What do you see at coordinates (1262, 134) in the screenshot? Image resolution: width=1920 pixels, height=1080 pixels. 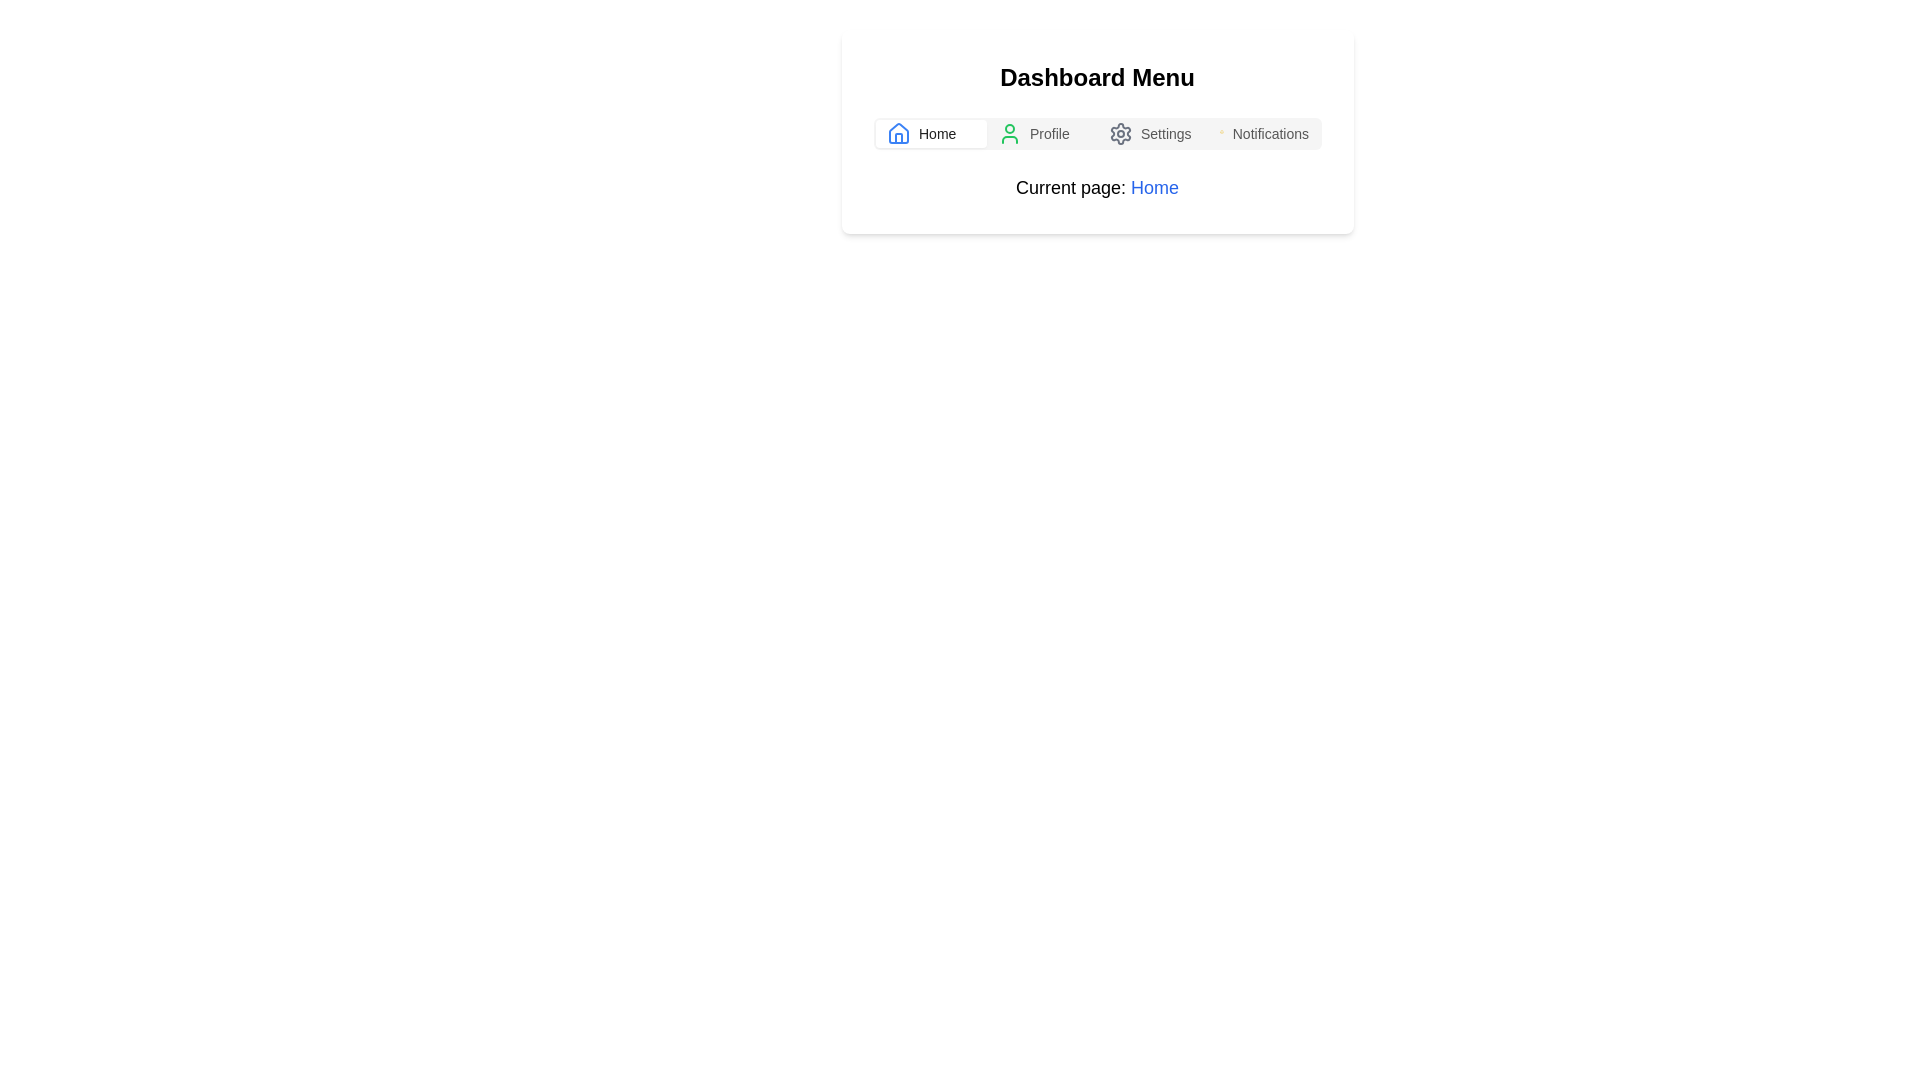 I see `the notifications label in the segmented menu bar, which is the fourth item from the left after 'Settings'` at bounding box center [1262, 134].